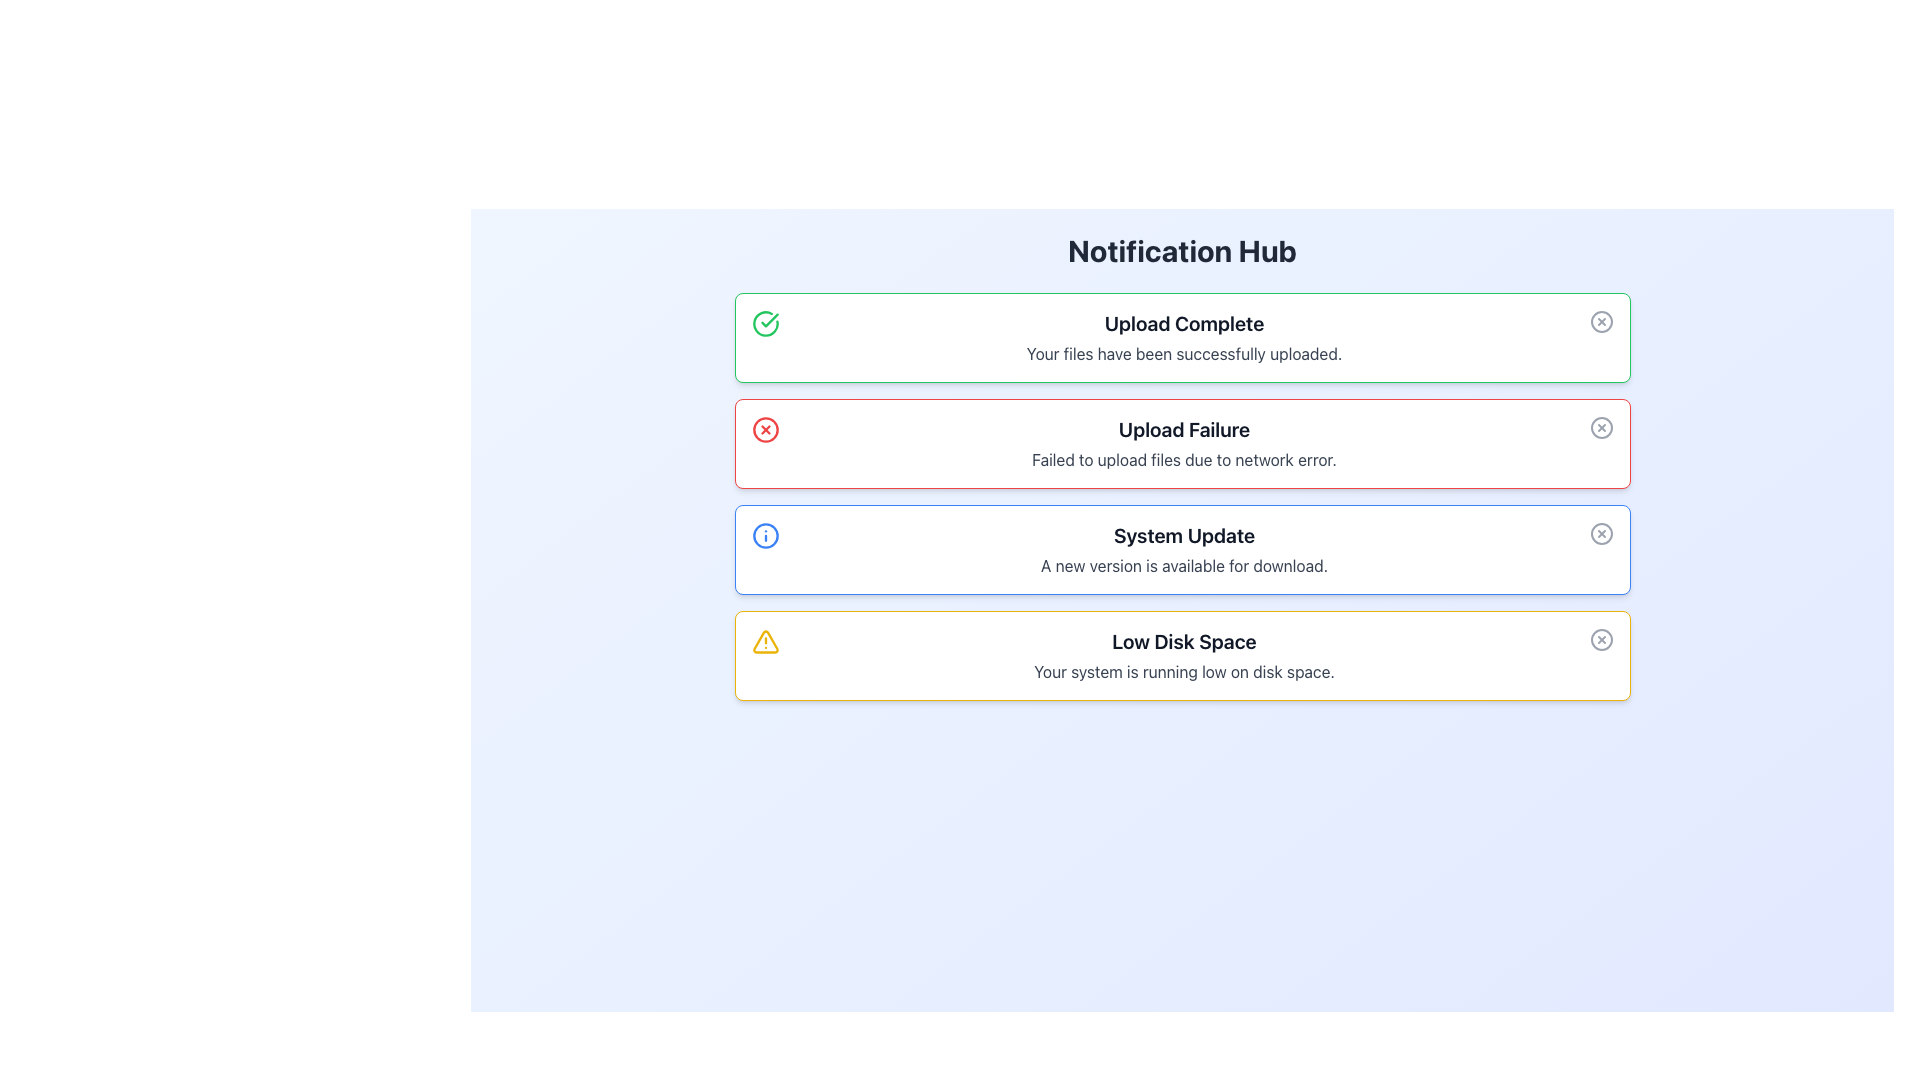  I want to click on the textual notification component titled 'Low Disk Space' with a warning background and yellow border, which is positioned fourth from the top in the notification list, so click(1184, 655).